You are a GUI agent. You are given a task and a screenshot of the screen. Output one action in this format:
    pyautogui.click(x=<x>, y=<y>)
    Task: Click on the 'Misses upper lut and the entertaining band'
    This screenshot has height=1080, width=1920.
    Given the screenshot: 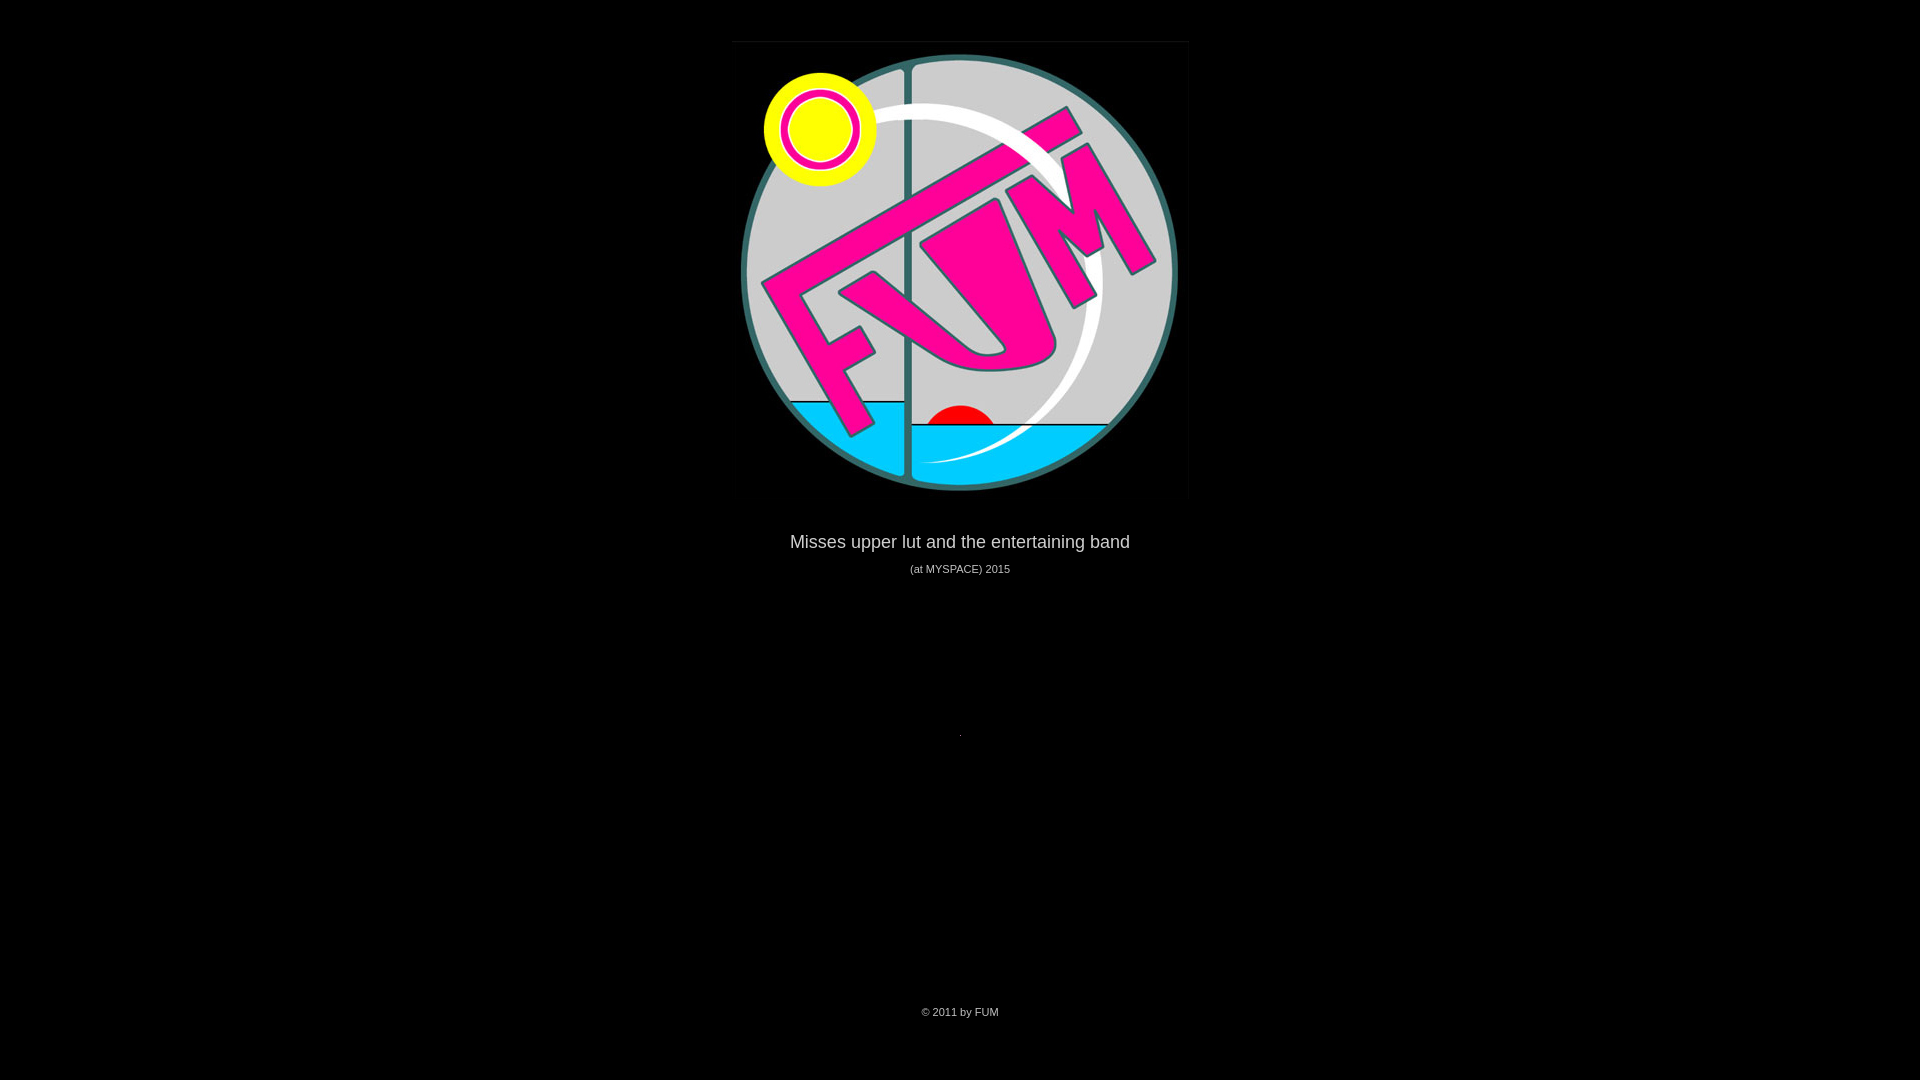 What is the action you would take?
    pyautogui.click(x=960, y=540)
    